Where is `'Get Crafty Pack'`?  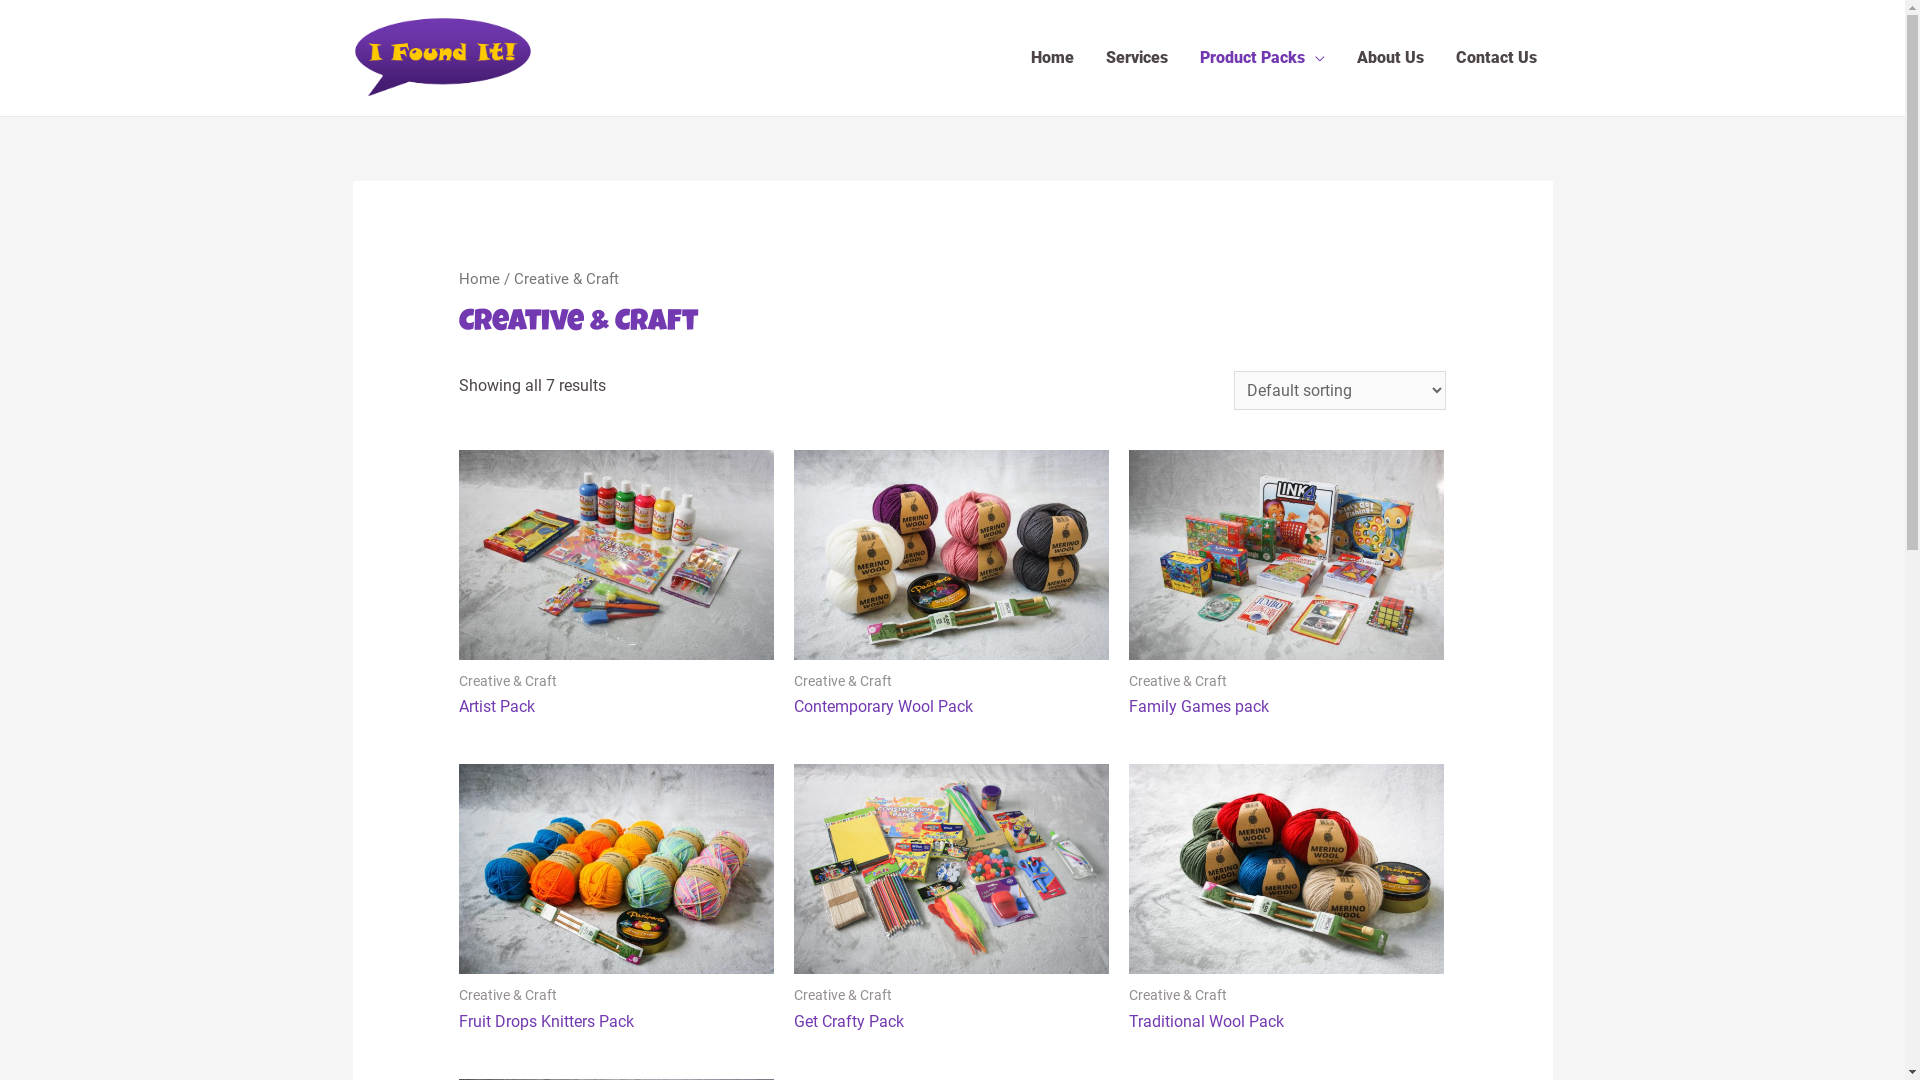 'Get Crafty Pack' is located at coordinates (792, 1021).